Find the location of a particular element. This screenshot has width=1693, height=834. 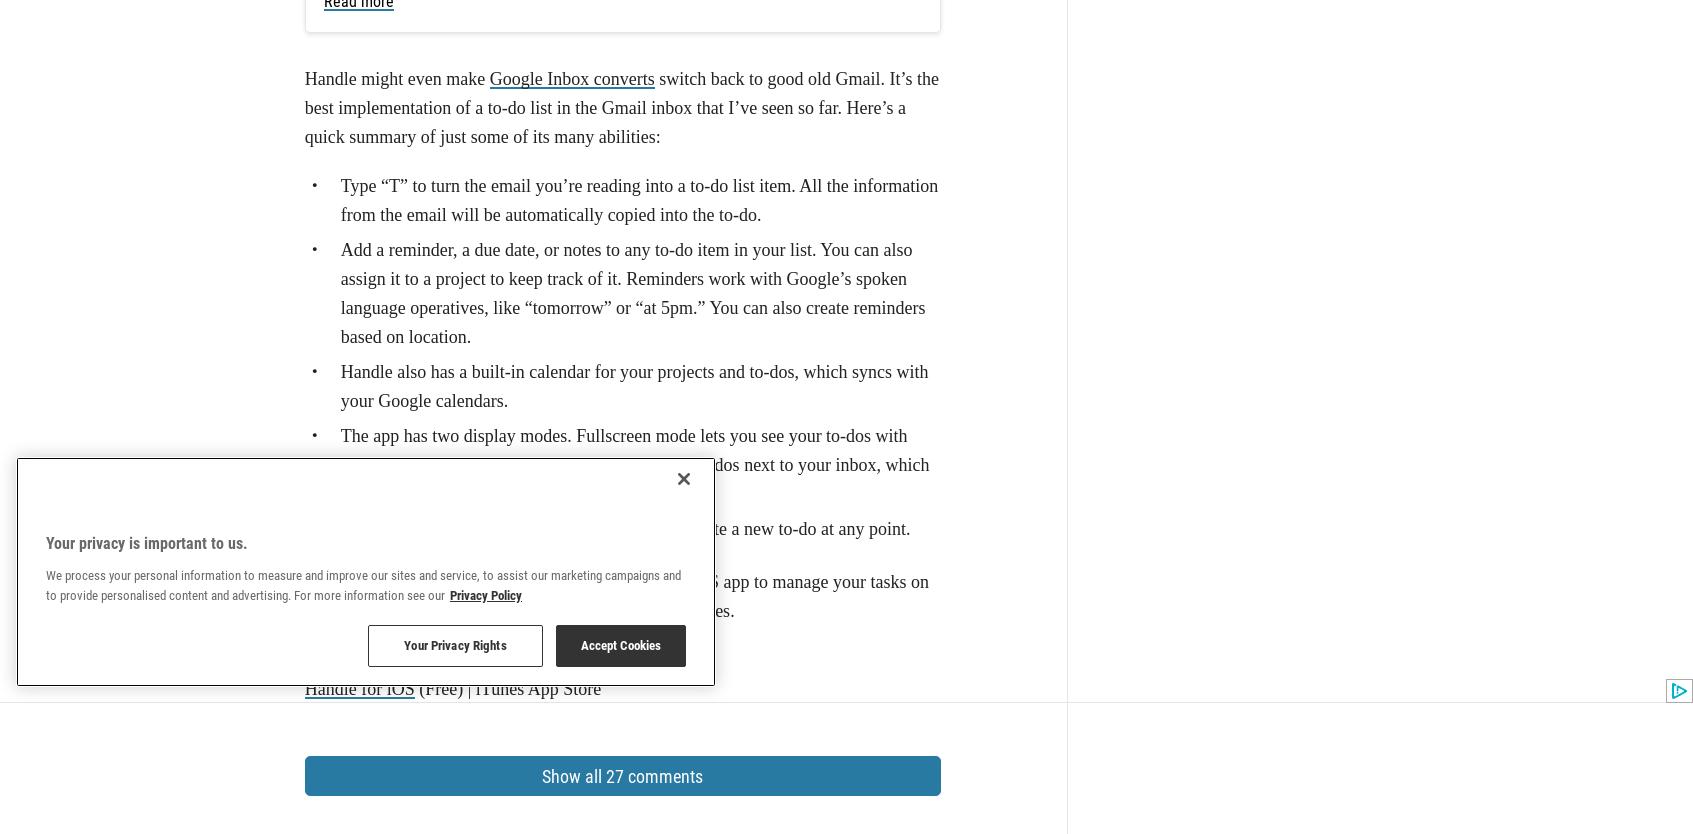

'Handle for Gmail' is located at coordinates (367, 287).